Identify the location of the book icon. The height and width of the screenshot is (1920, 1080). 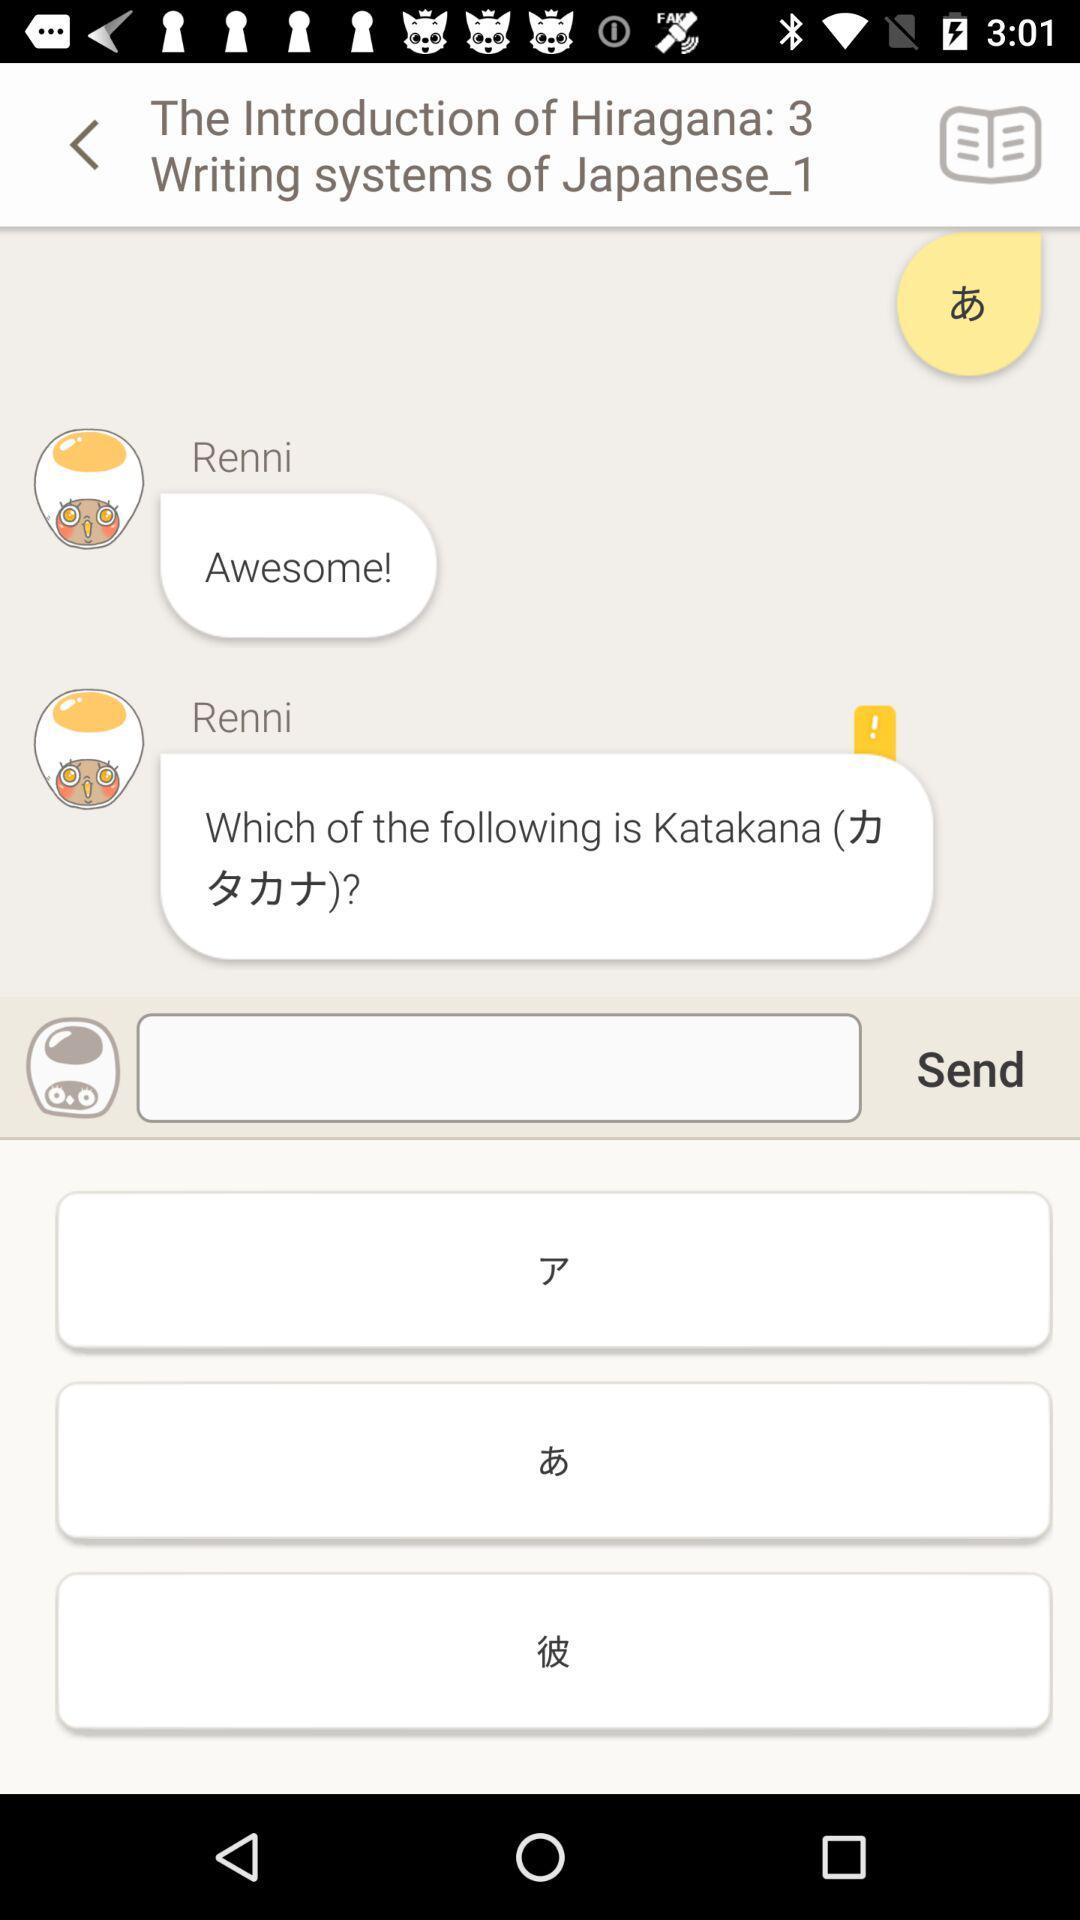
(991, 143).